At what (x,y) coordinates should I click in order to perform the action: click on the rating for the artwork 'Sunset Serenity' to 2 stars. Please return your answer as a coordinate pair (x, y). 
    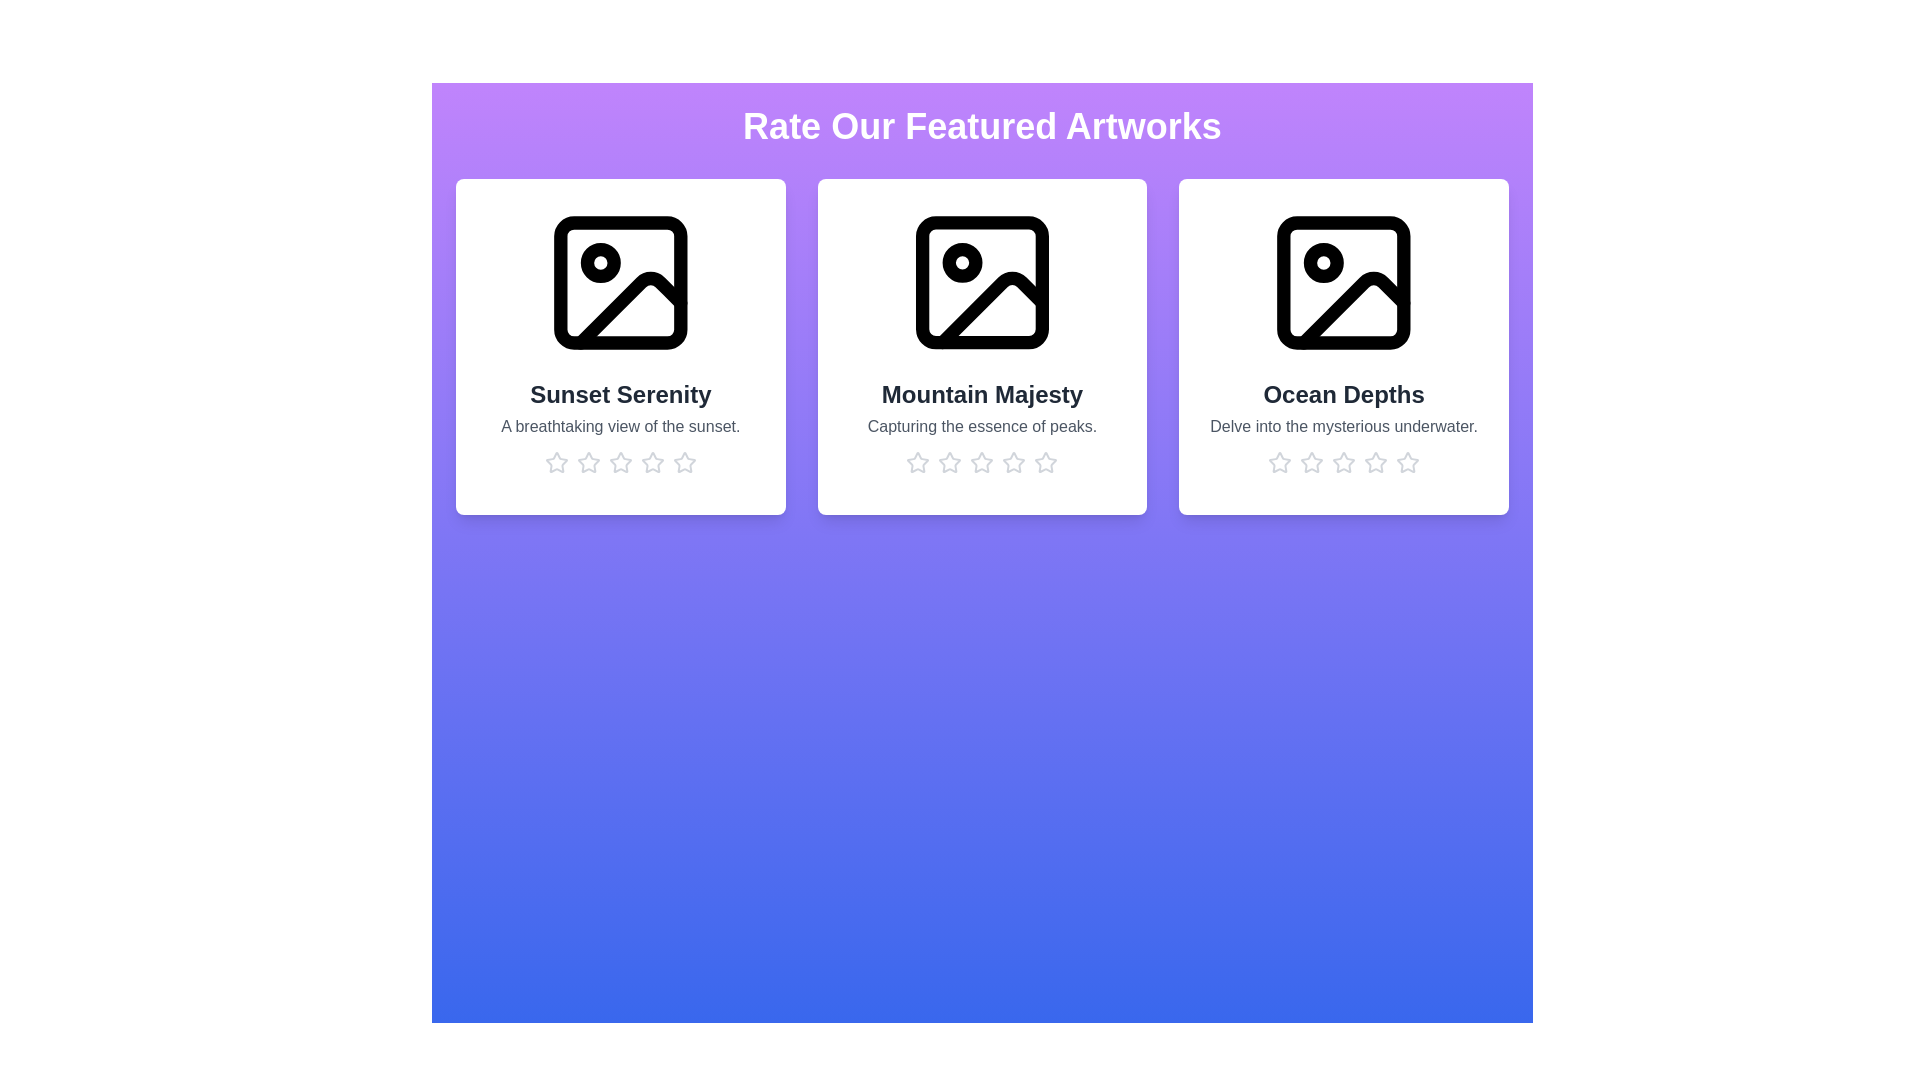
    Looking at the image, I should click on (587, 462).